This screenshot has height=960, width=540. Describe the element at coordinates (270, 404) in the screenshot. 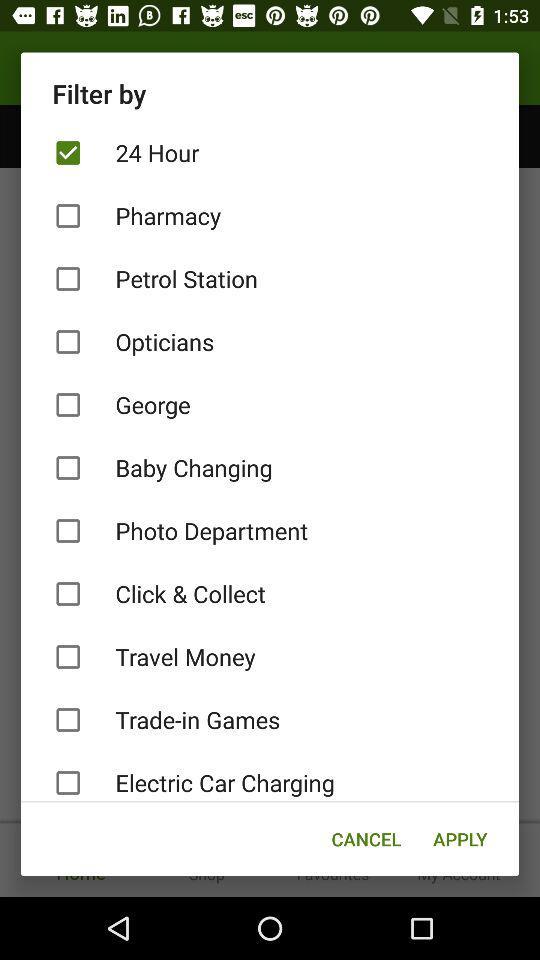

I see `george icon` at that location.